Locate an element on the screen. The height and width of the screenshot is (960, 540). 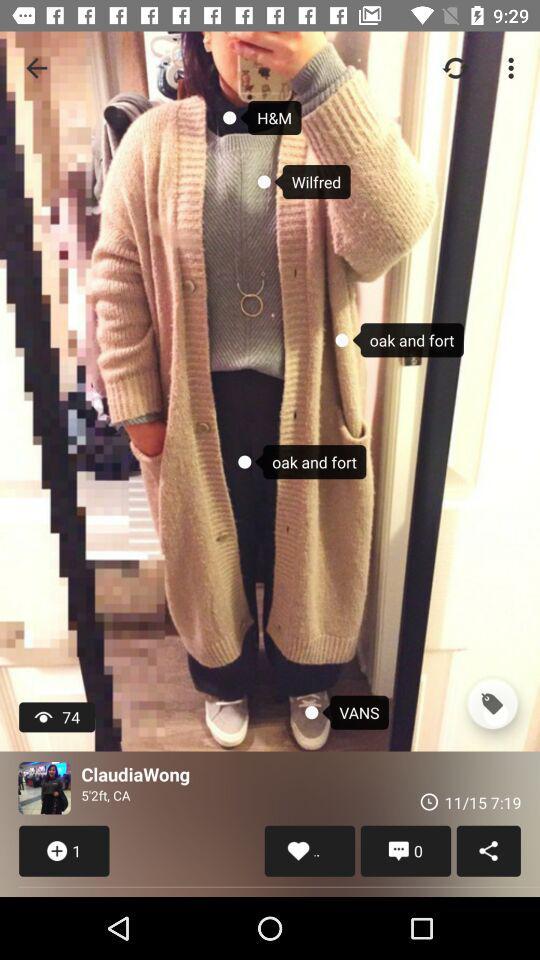
press to tag is located at coordinates (491, 704).